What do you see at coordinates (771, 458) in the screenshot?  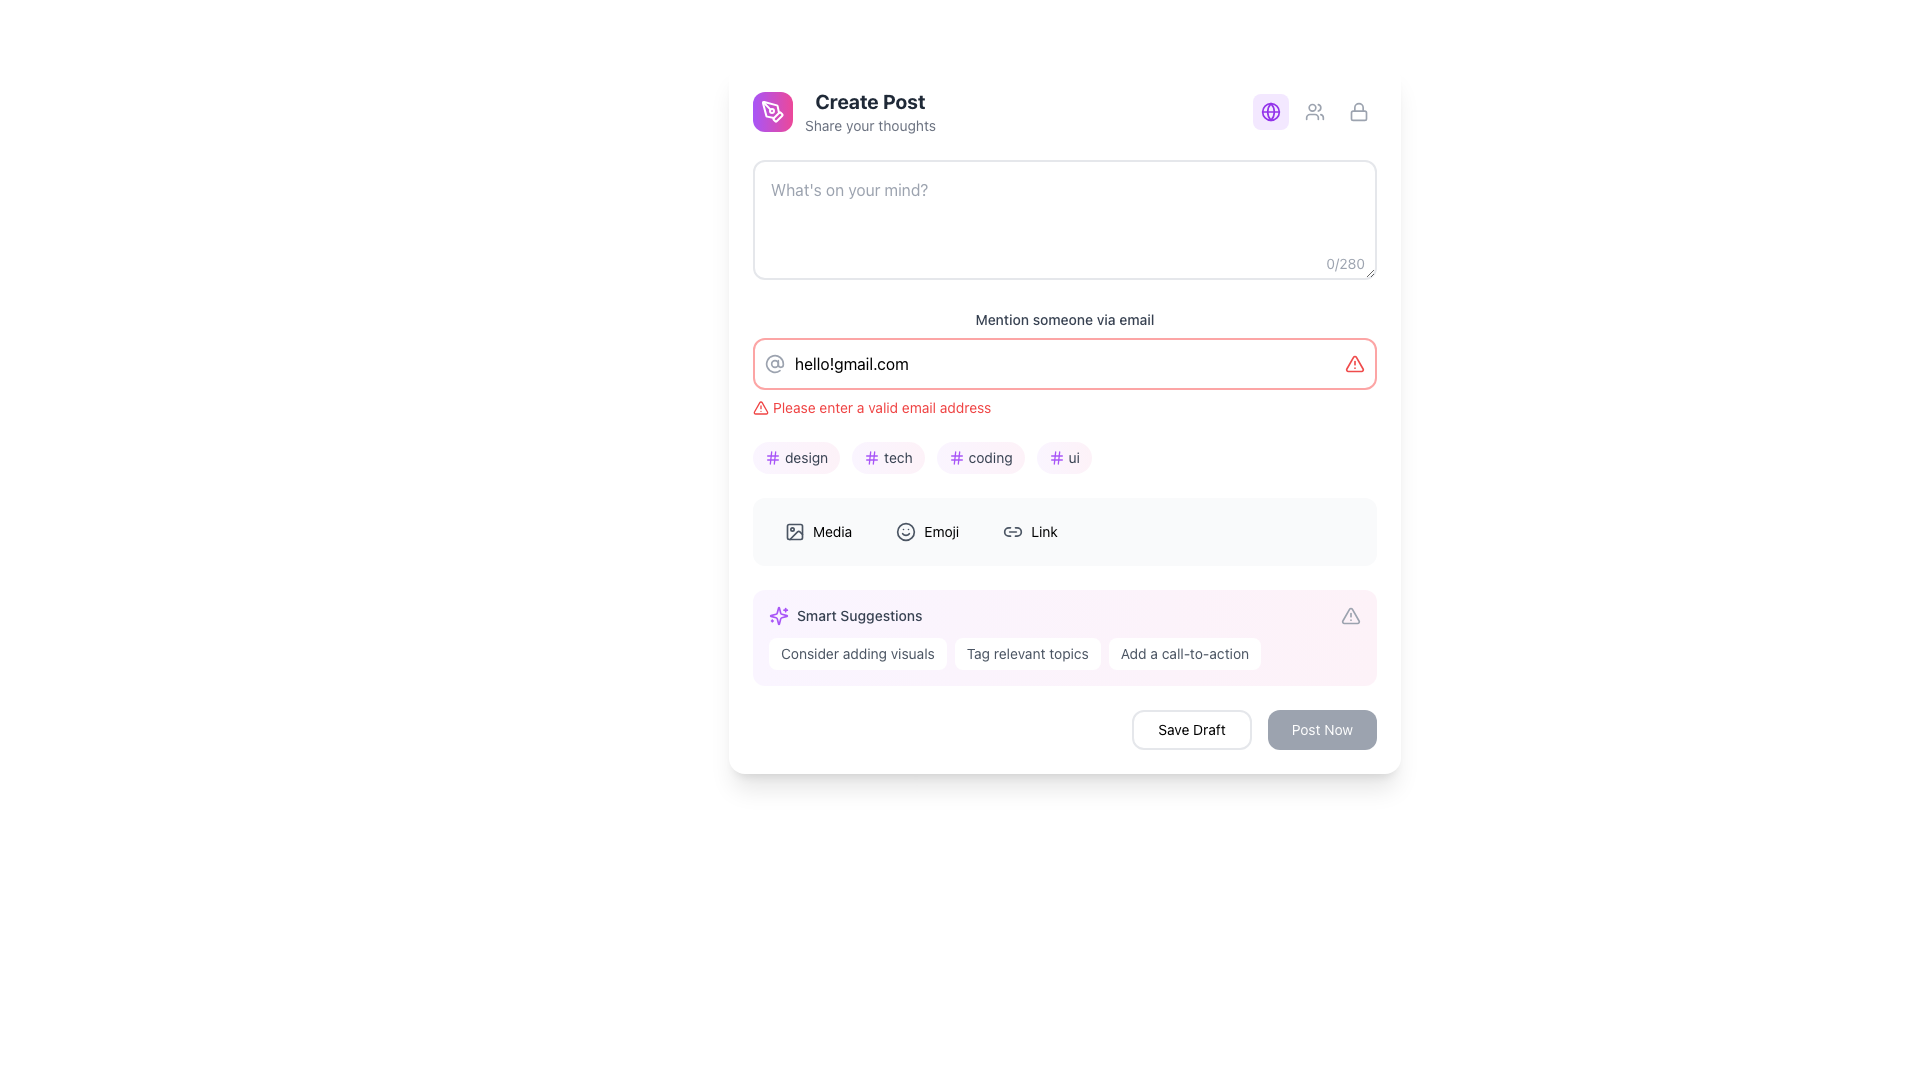 I see `the hashtag icon located to the left of the text 'design' within a rounded rectangular button with a gradient background` at bounding box center [771, 458].